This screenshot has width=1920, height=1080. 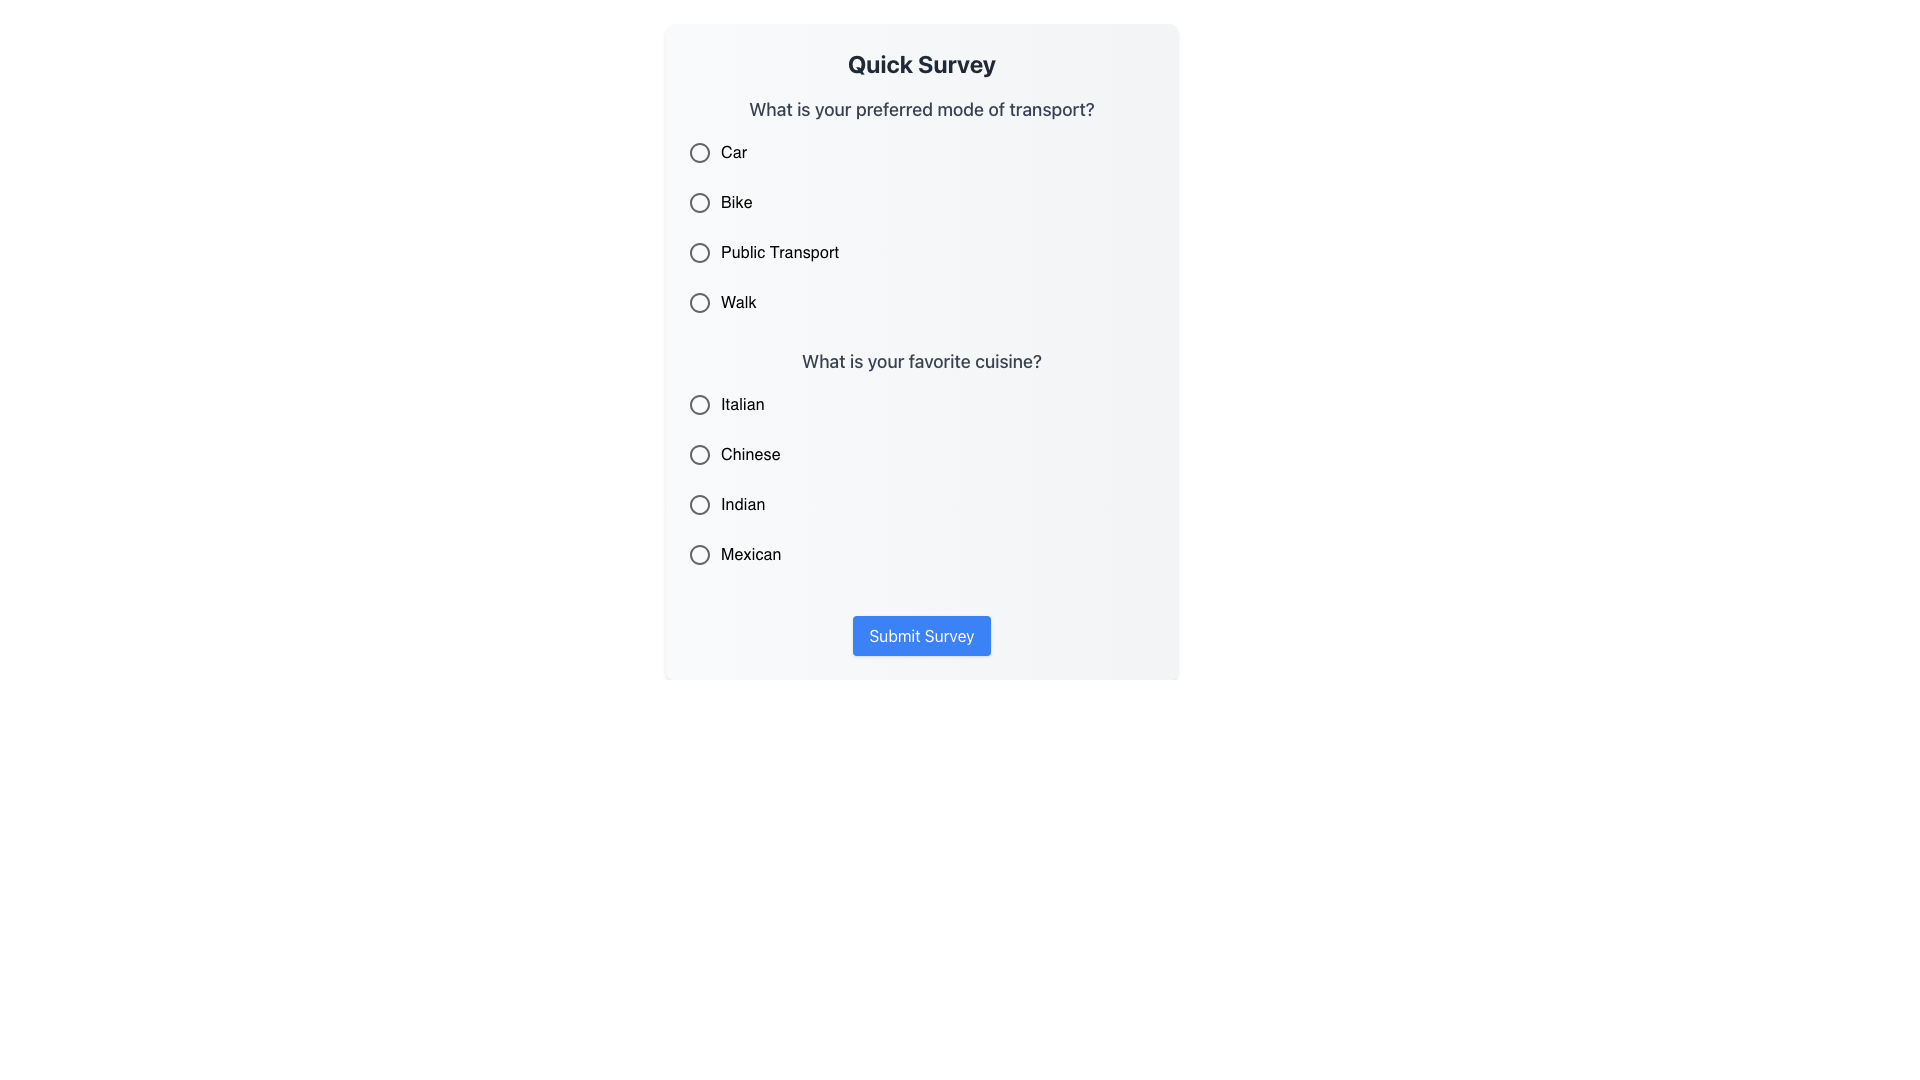 I want to click on the radio button indicator for the 'Car' option in the survey interface to visually identify the selected state, so click(x=700, y=152).